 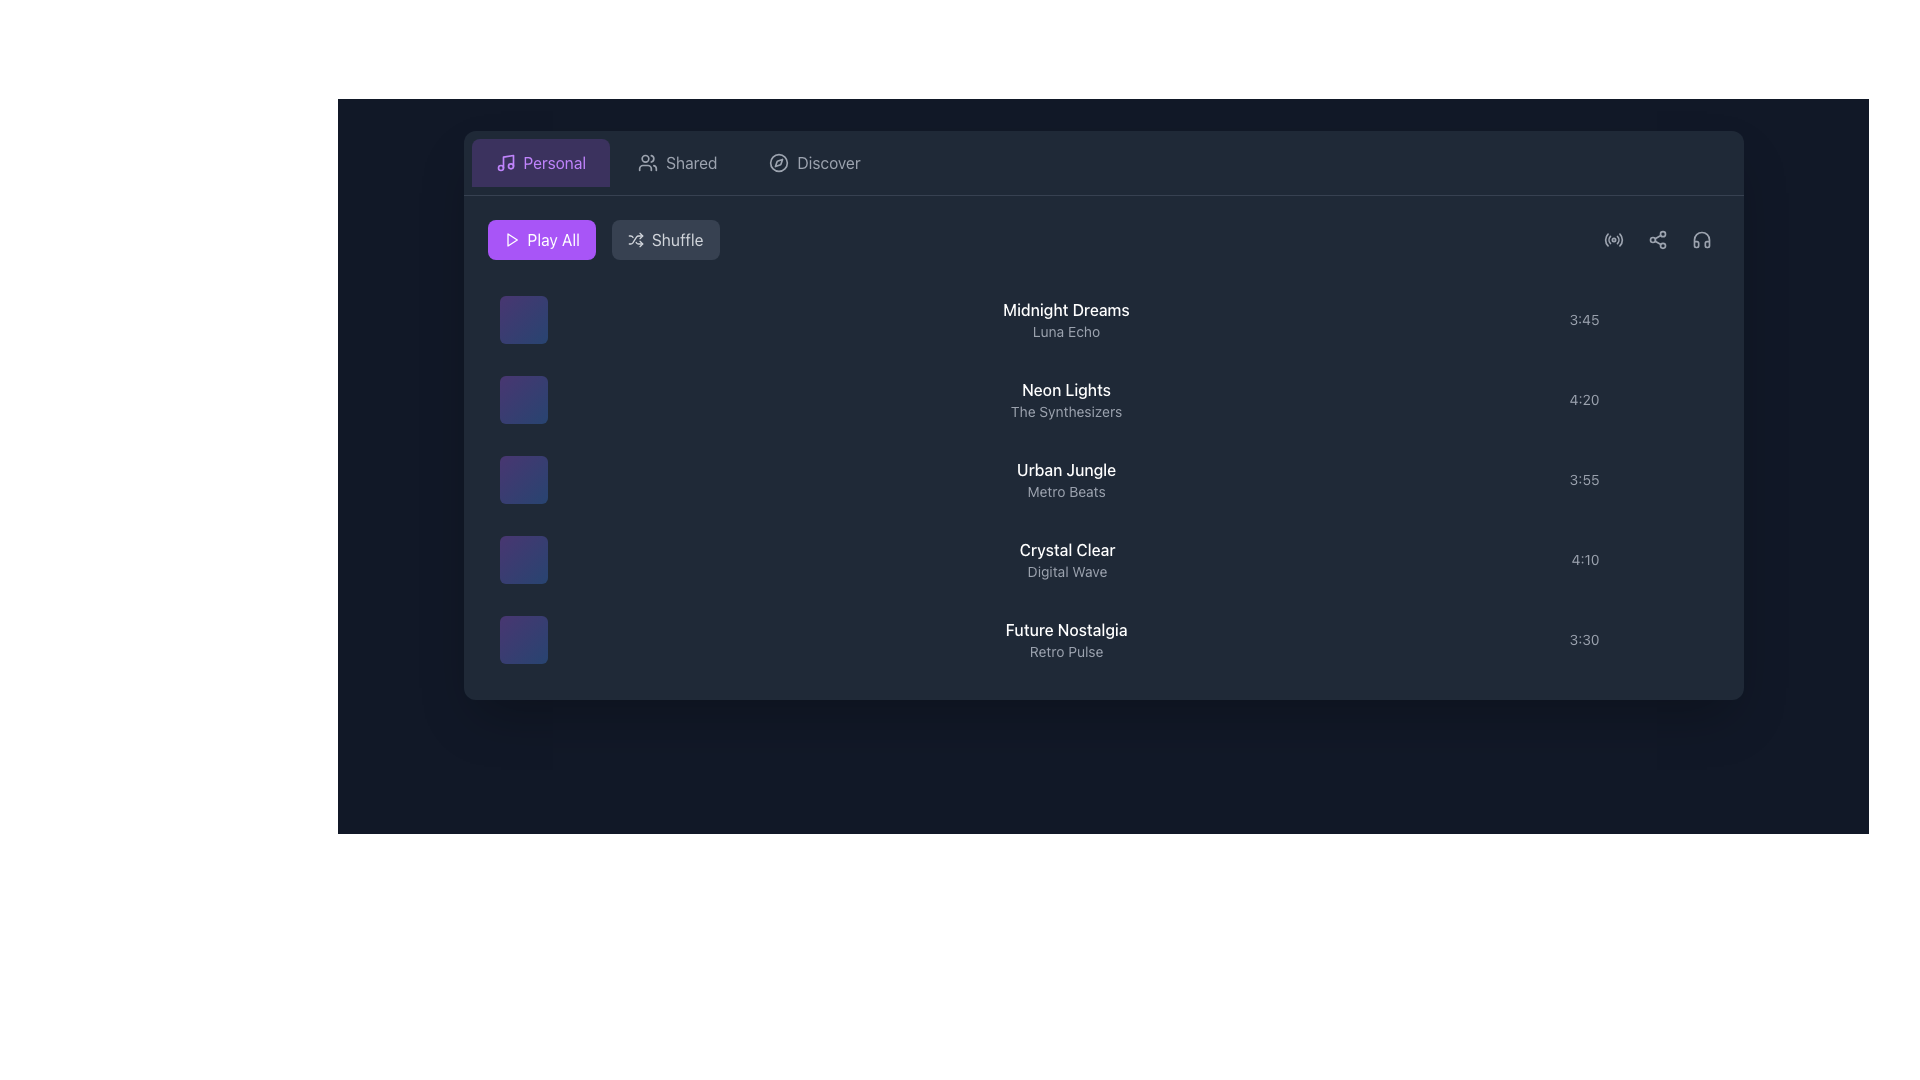 I want to click on the static text label displaying 'Neon Lights', which is positioned above the subtitle 'The Synthesizers' in the vertical list of items, so click(x=1065, y=389).